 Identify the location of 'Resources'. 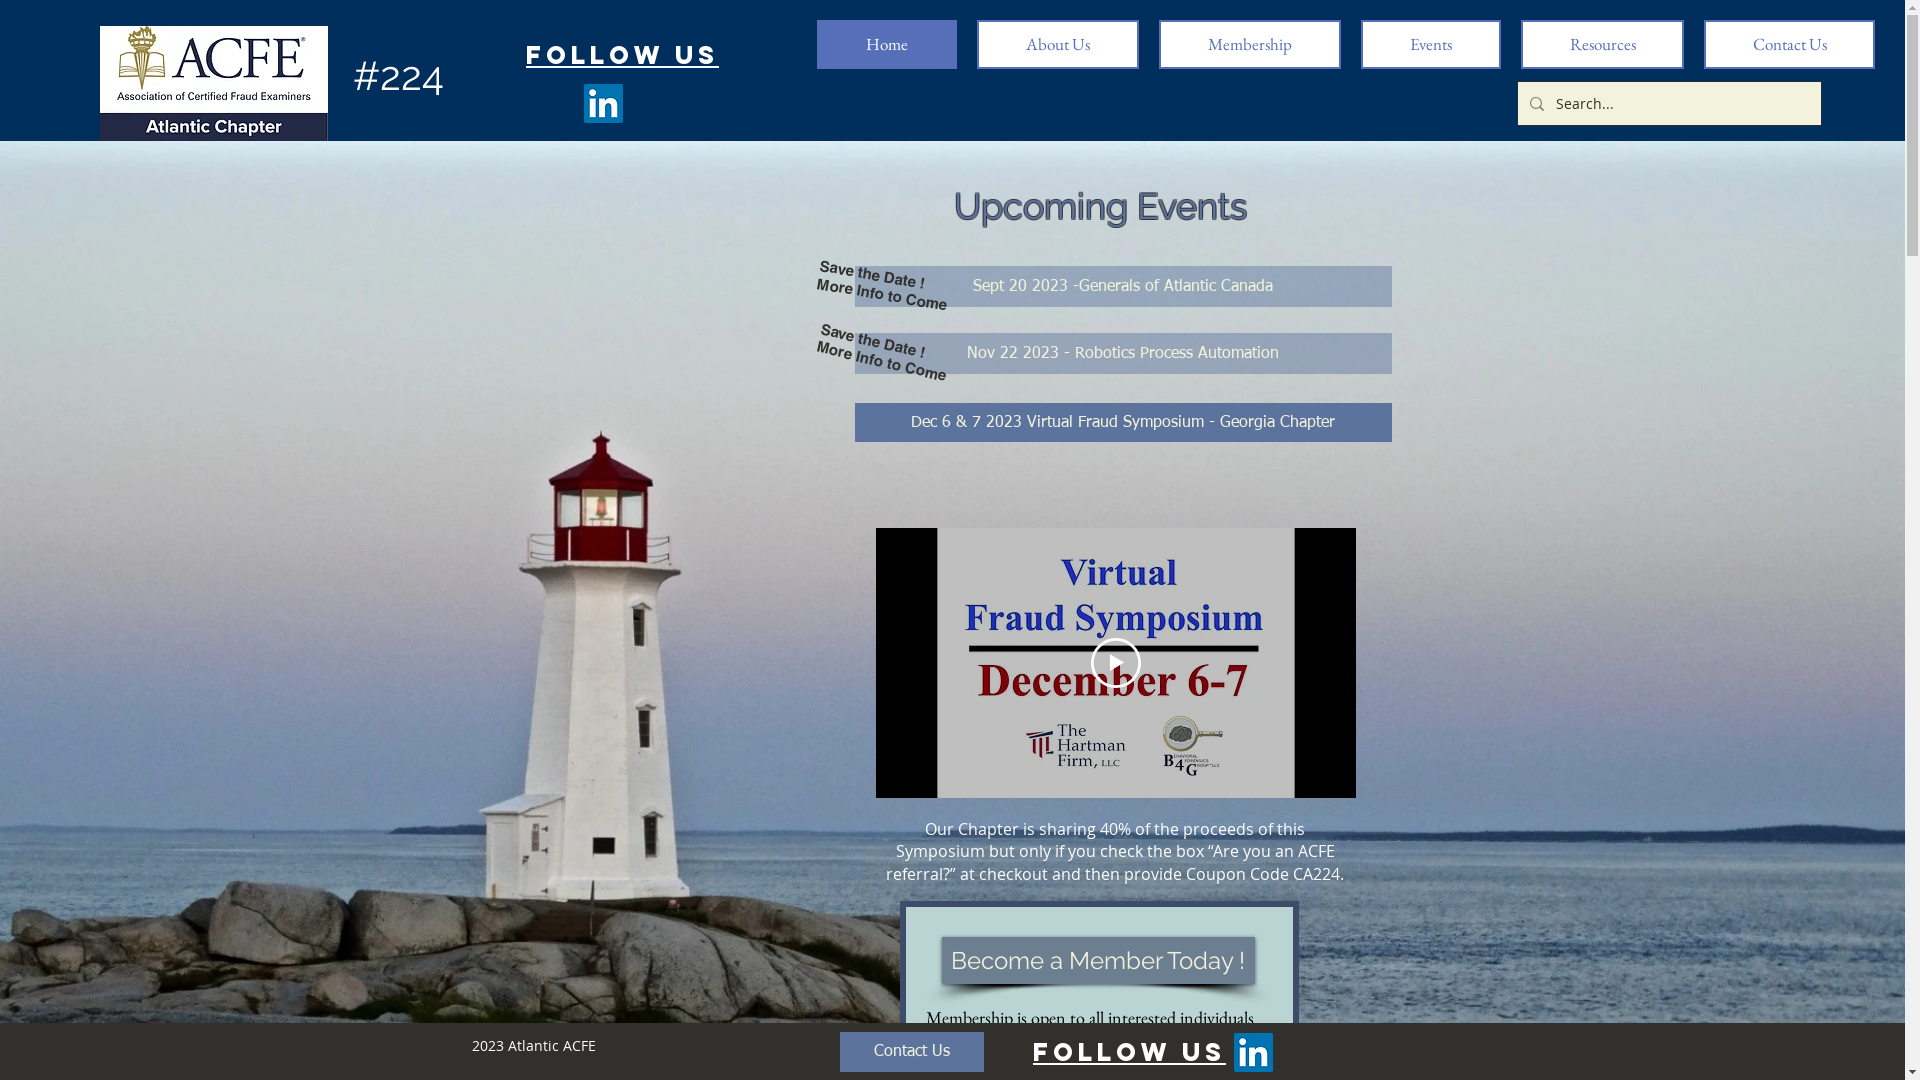
(1602, 44).